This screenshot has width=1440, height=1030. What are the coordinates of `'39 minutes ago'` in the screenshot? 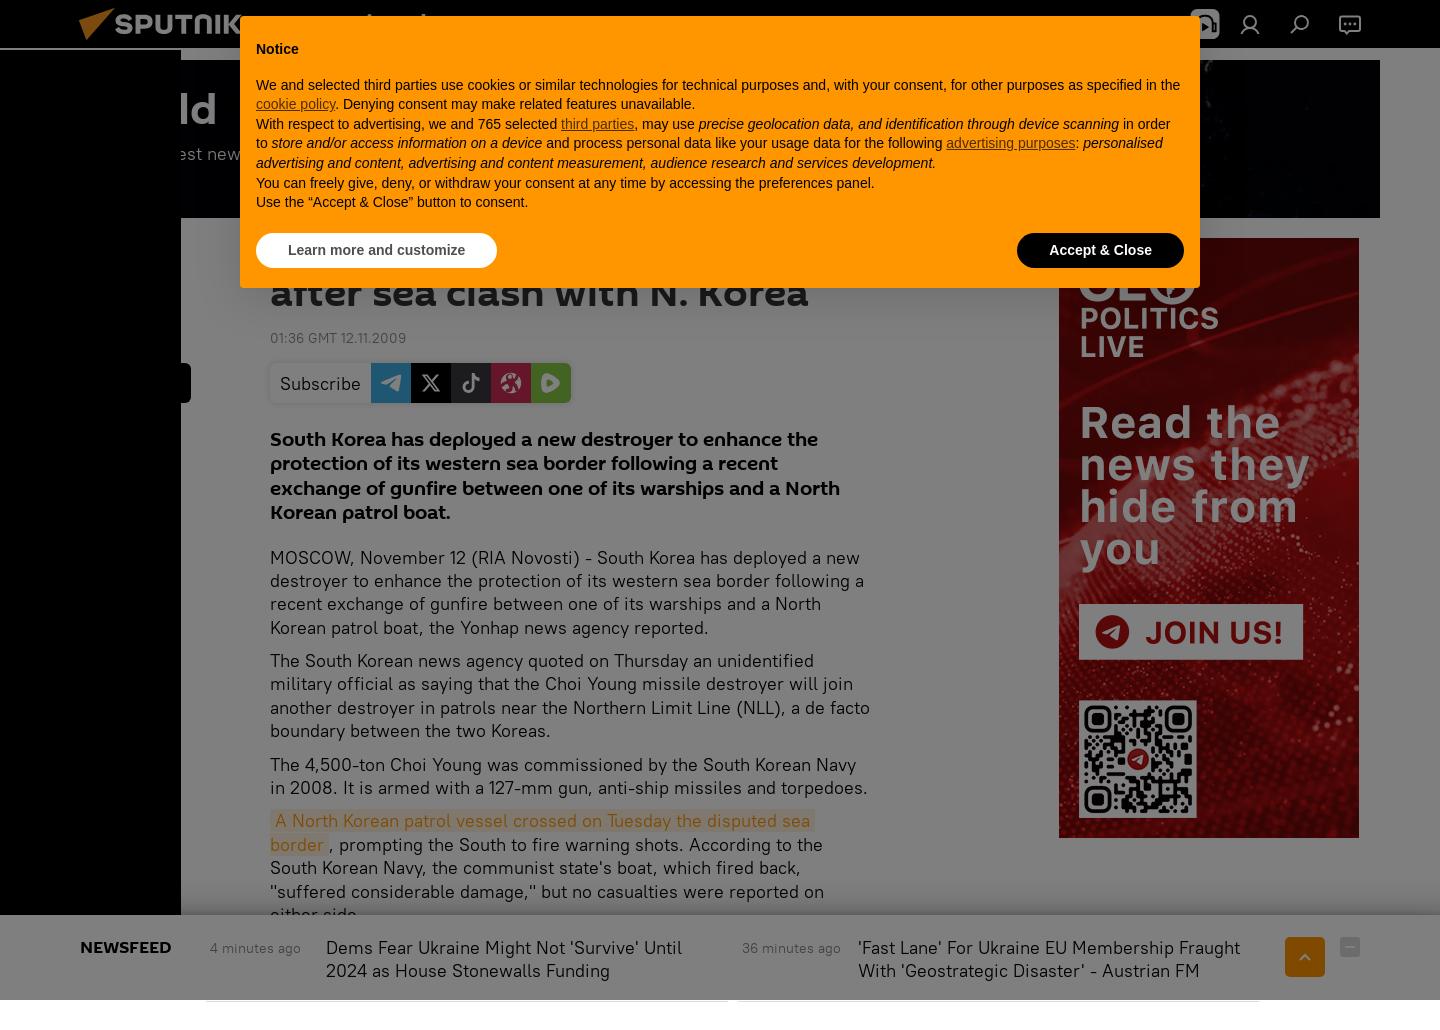 It's located at (1272, 947).